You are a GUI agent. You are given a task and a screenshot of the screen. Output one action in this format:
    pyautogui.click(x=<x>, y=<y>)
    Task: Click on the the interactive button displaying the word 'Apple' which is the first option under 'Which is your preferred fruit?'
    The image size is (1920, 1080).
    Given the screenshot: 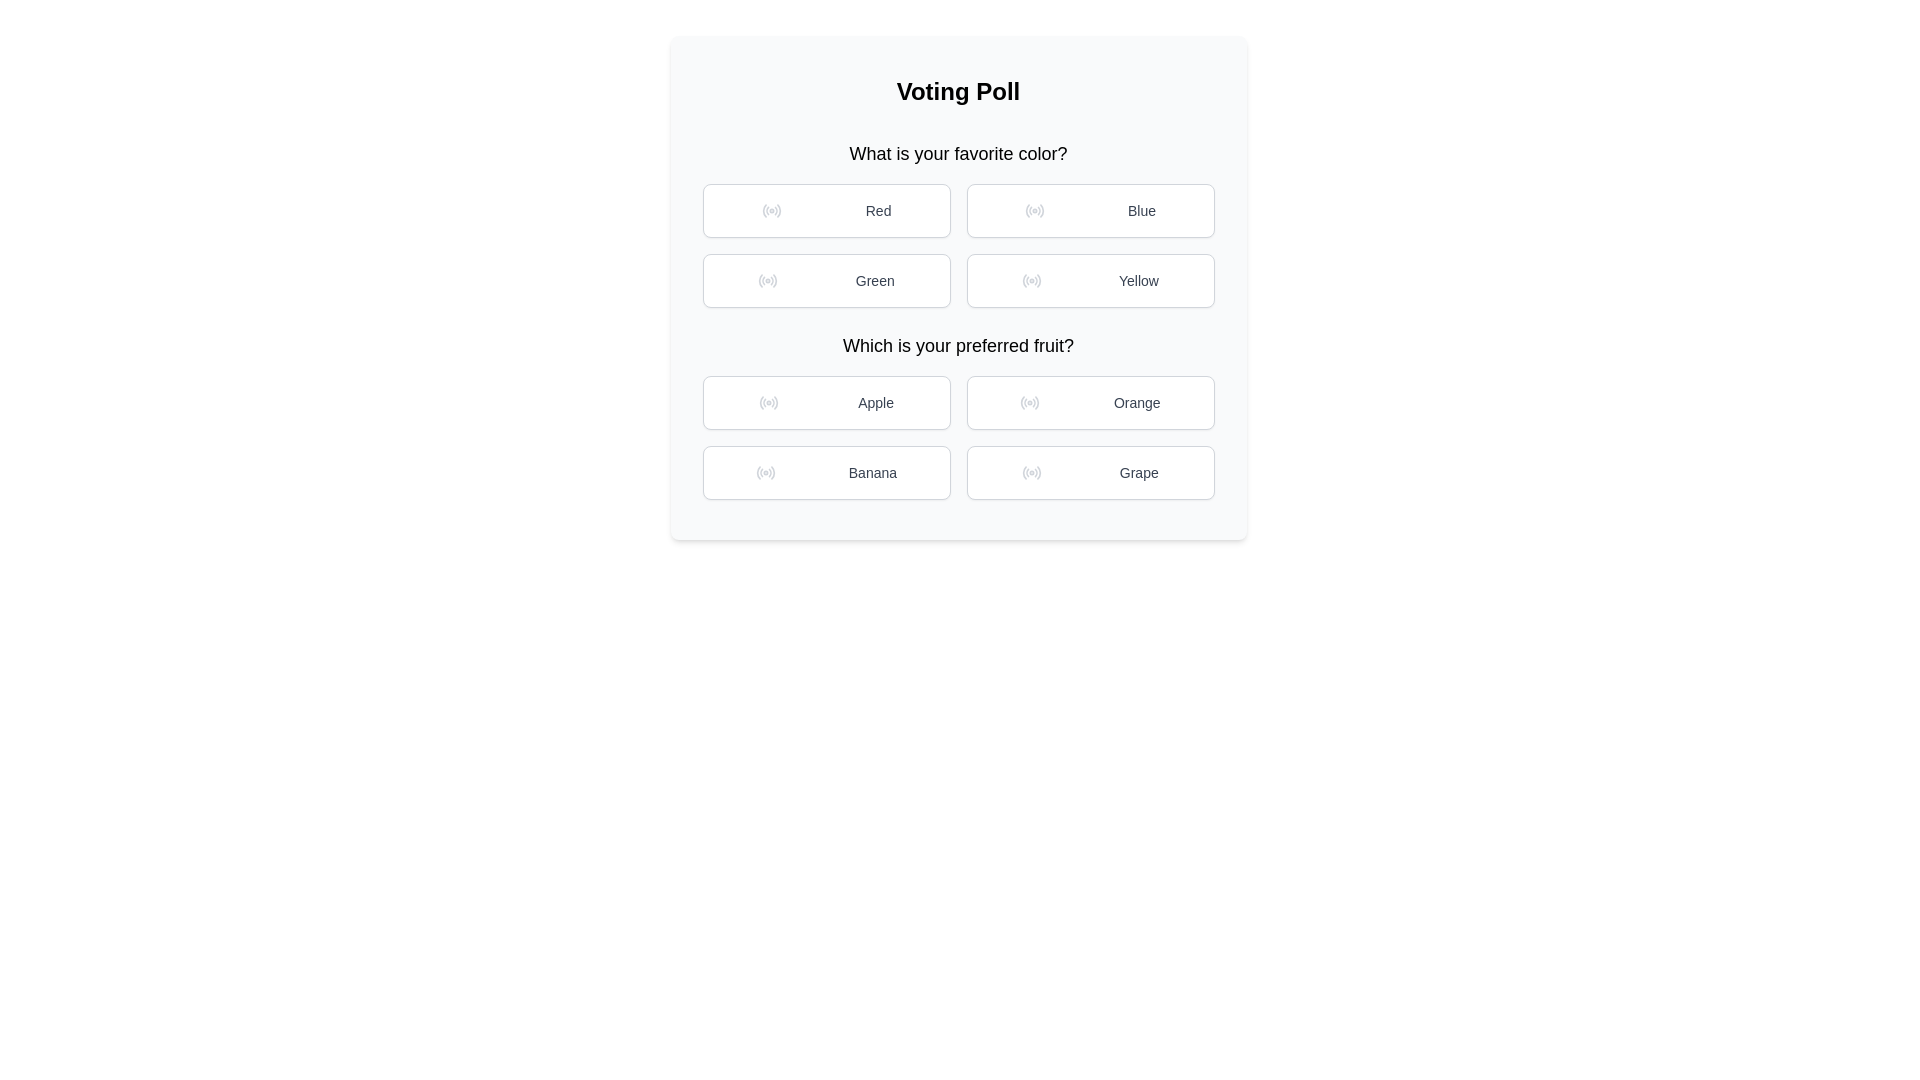 What is the action you would take?
    pyautogui.click(x=876, y=402)
    